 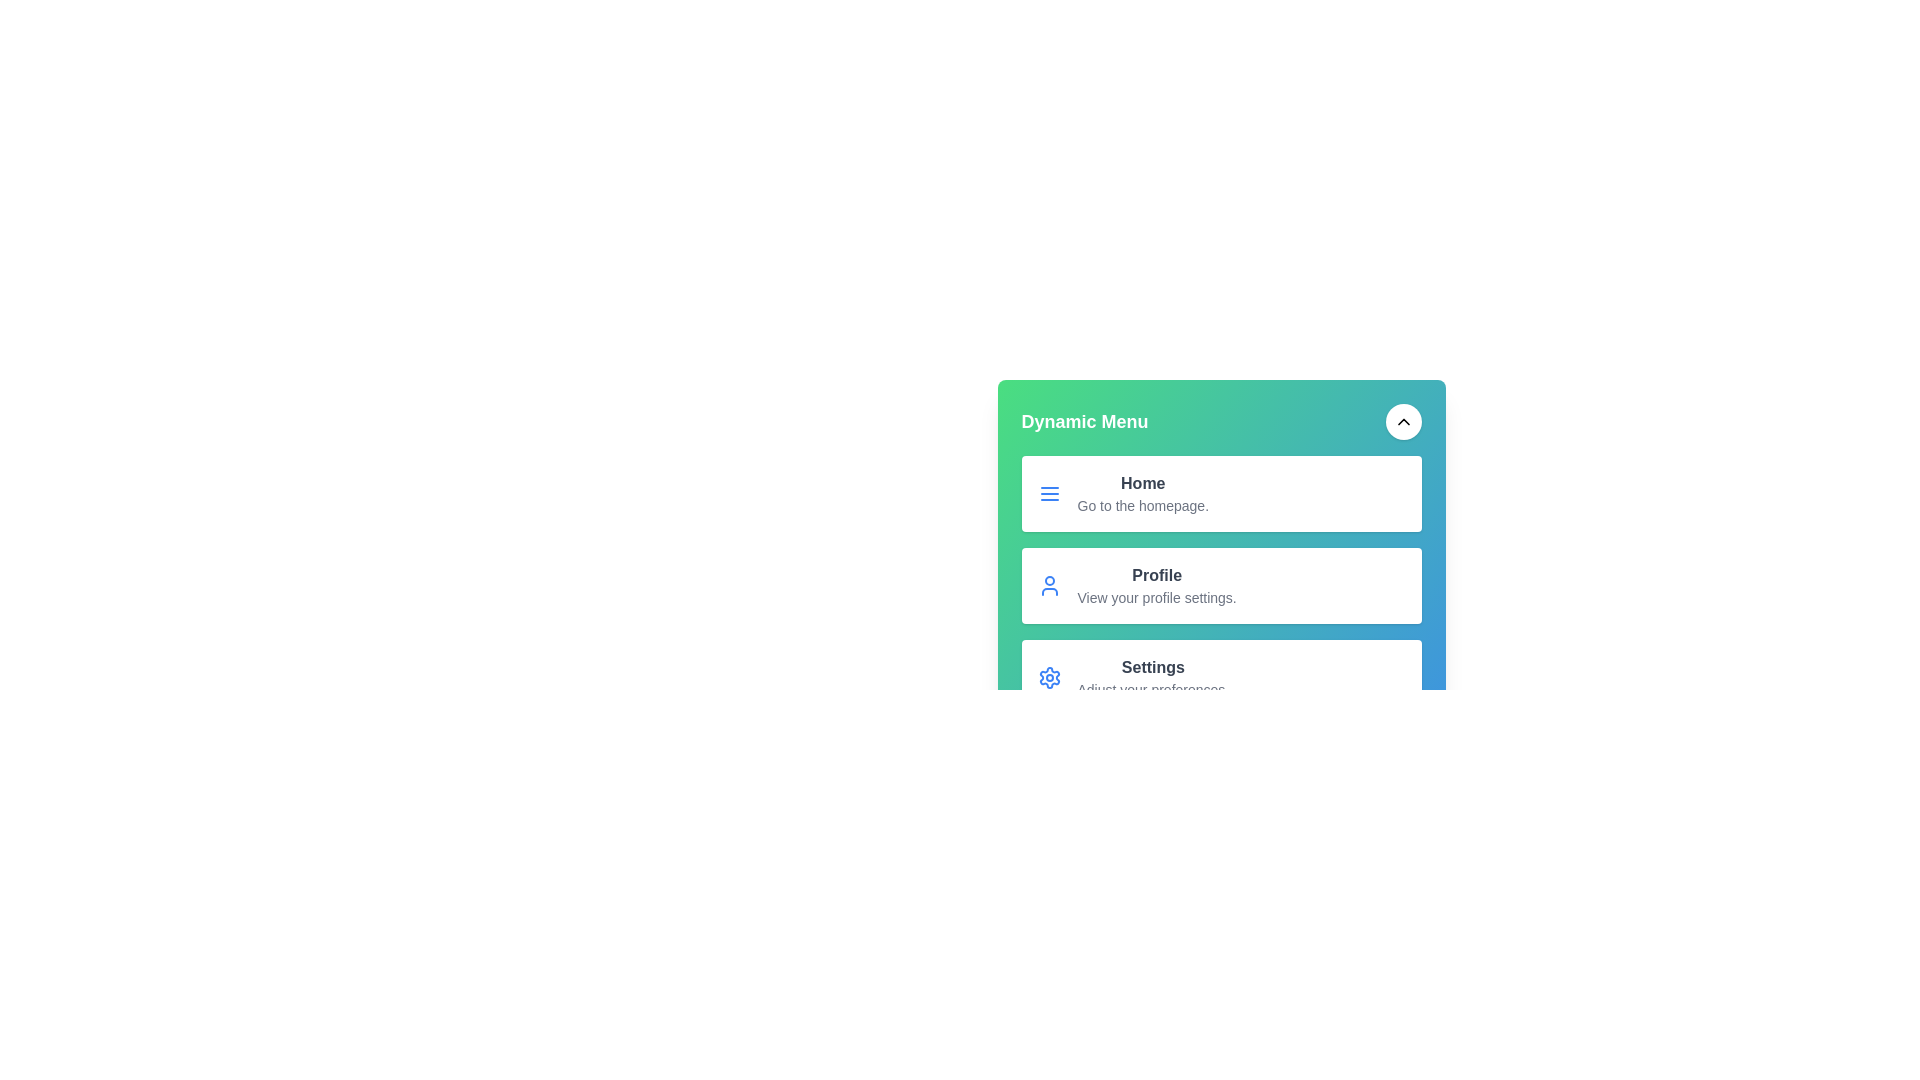 What do you see at coordinates (1143, 483) in the screenshot?
I see `the bold text label displaying the word 'Home', which is part of a vertical menu structure and is positioned as the title of the first menu item` at bounding box center [1143, 483].